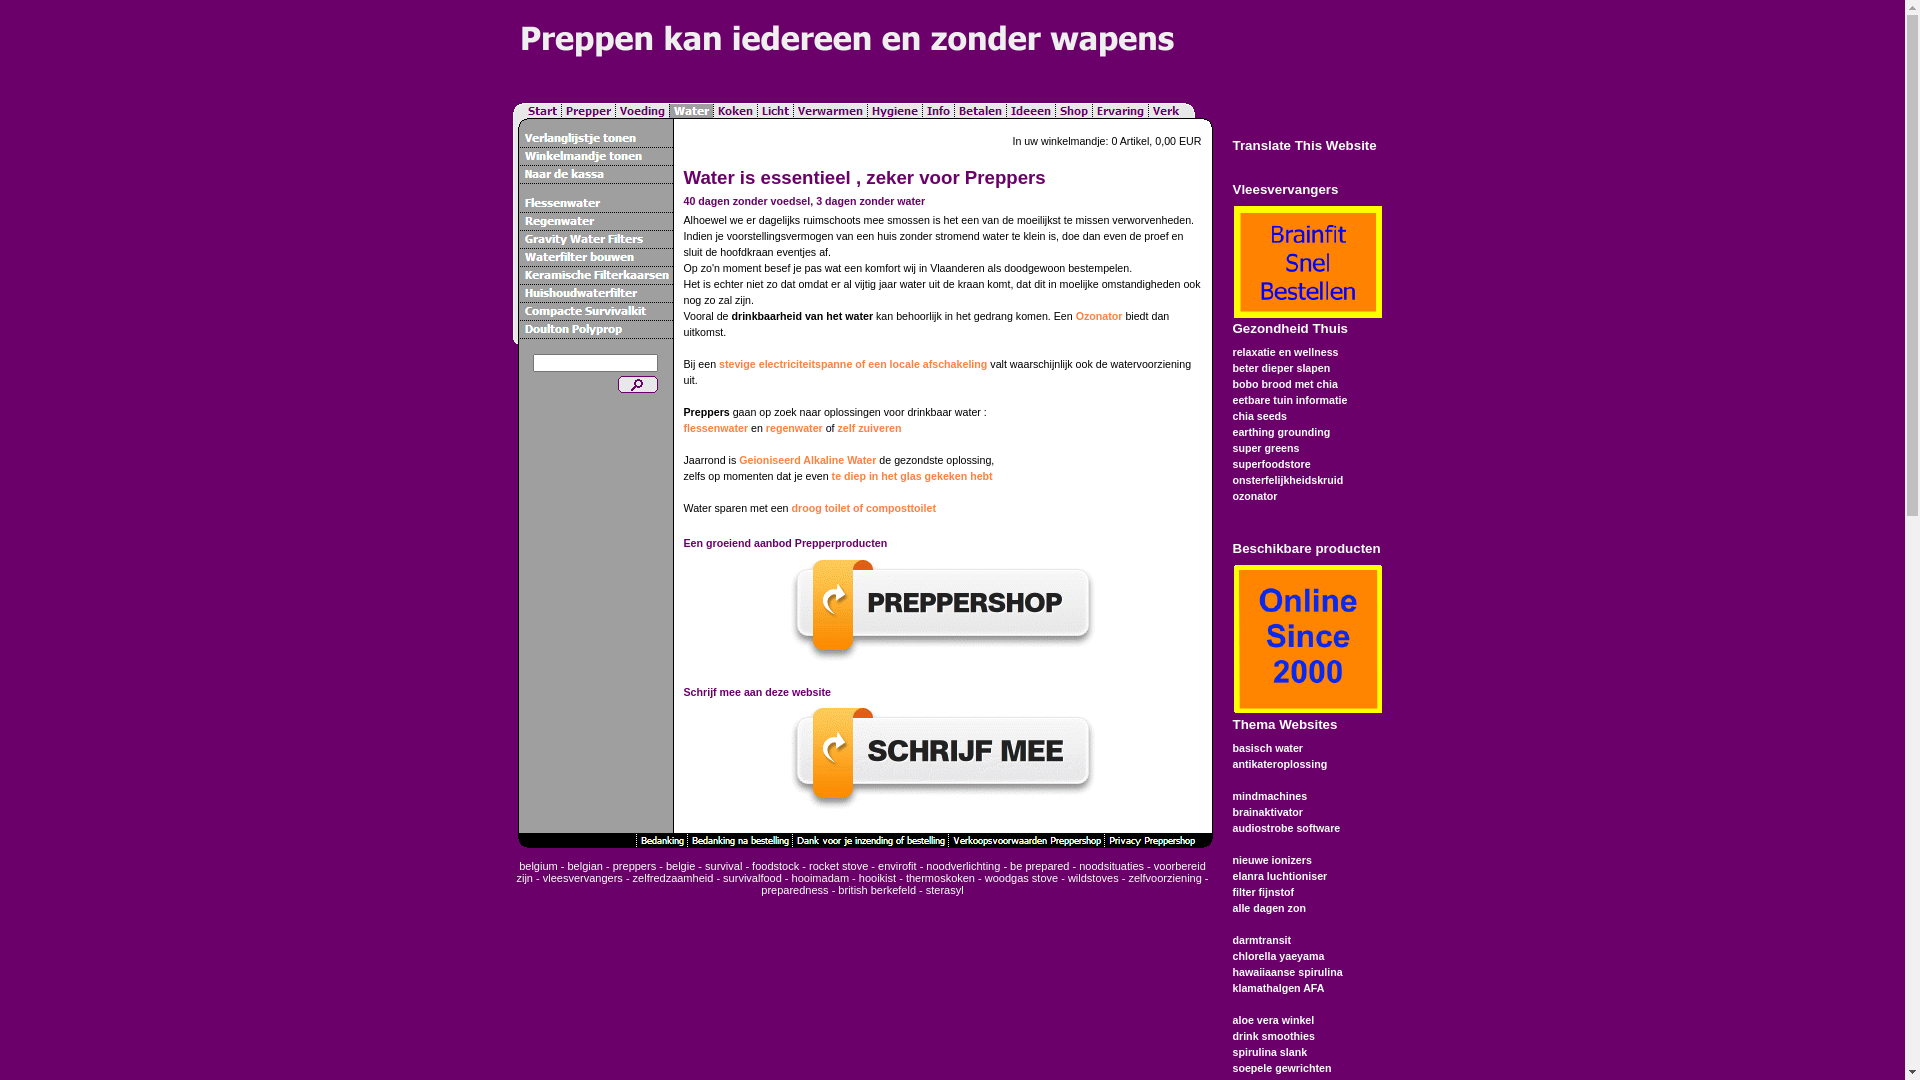 Image resolution: width=1920 pixels, height=1080 pixels. I want to click on 'audiostrobe software', so click(1286, 828).